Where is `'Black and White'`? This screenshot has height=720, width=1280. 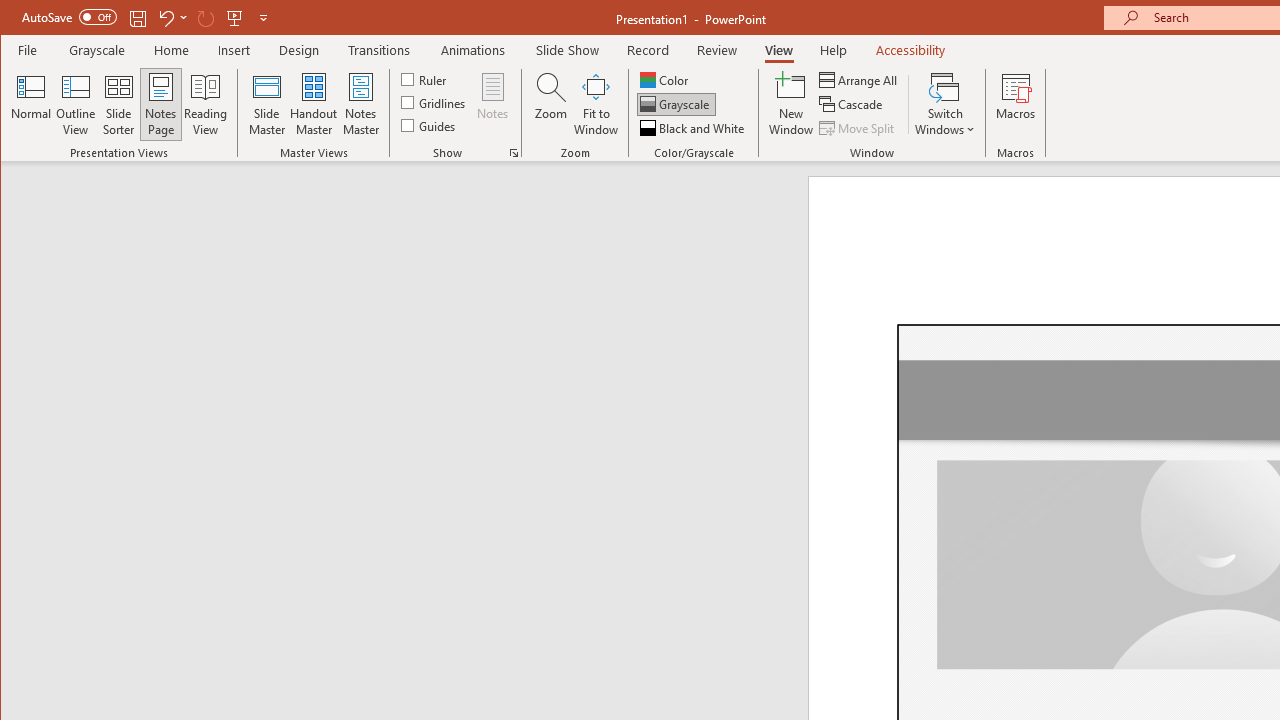 'Black and White' is located at coordinates (694, 128).